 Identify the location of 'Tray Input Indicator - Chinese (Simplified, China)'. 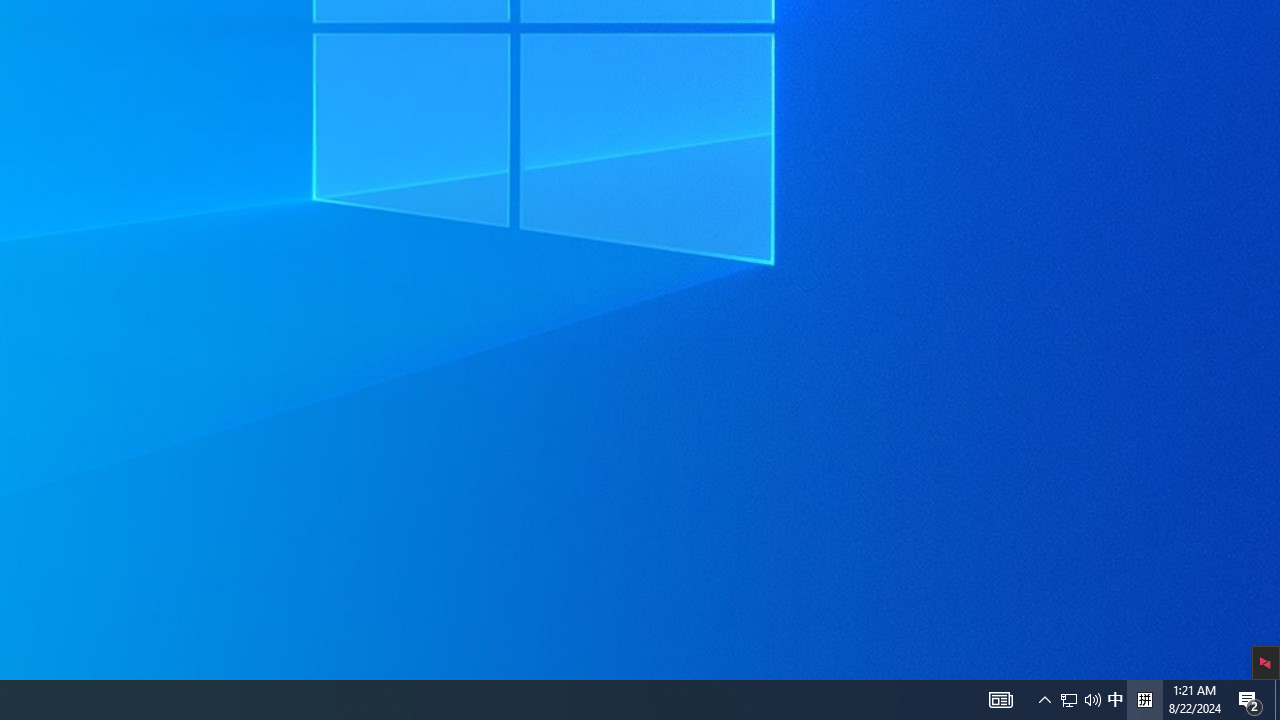
(1144, 698).